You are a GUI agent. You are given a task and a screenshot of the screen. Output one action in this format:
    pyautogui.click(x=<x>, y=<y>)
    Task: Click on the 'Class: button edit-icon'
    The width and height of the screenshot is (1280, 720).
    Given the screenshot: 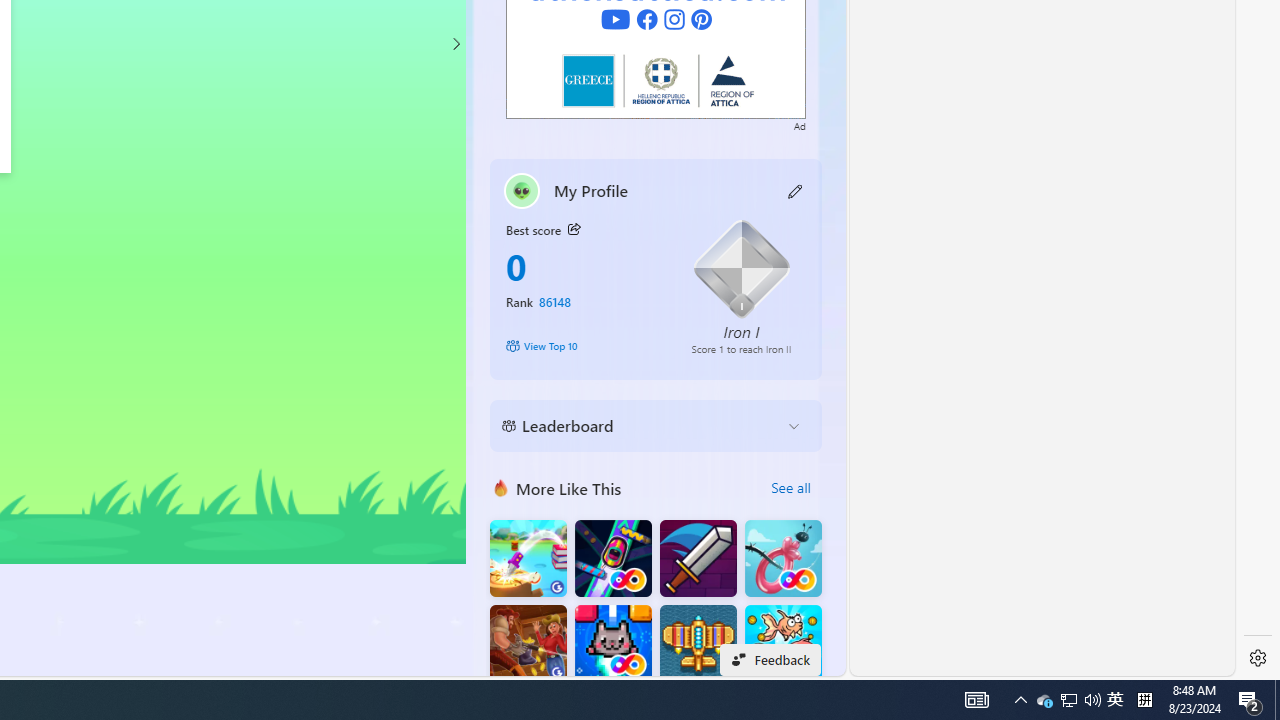 What is the action you would take?
    pyautogui.click(x=795, y=190)
    